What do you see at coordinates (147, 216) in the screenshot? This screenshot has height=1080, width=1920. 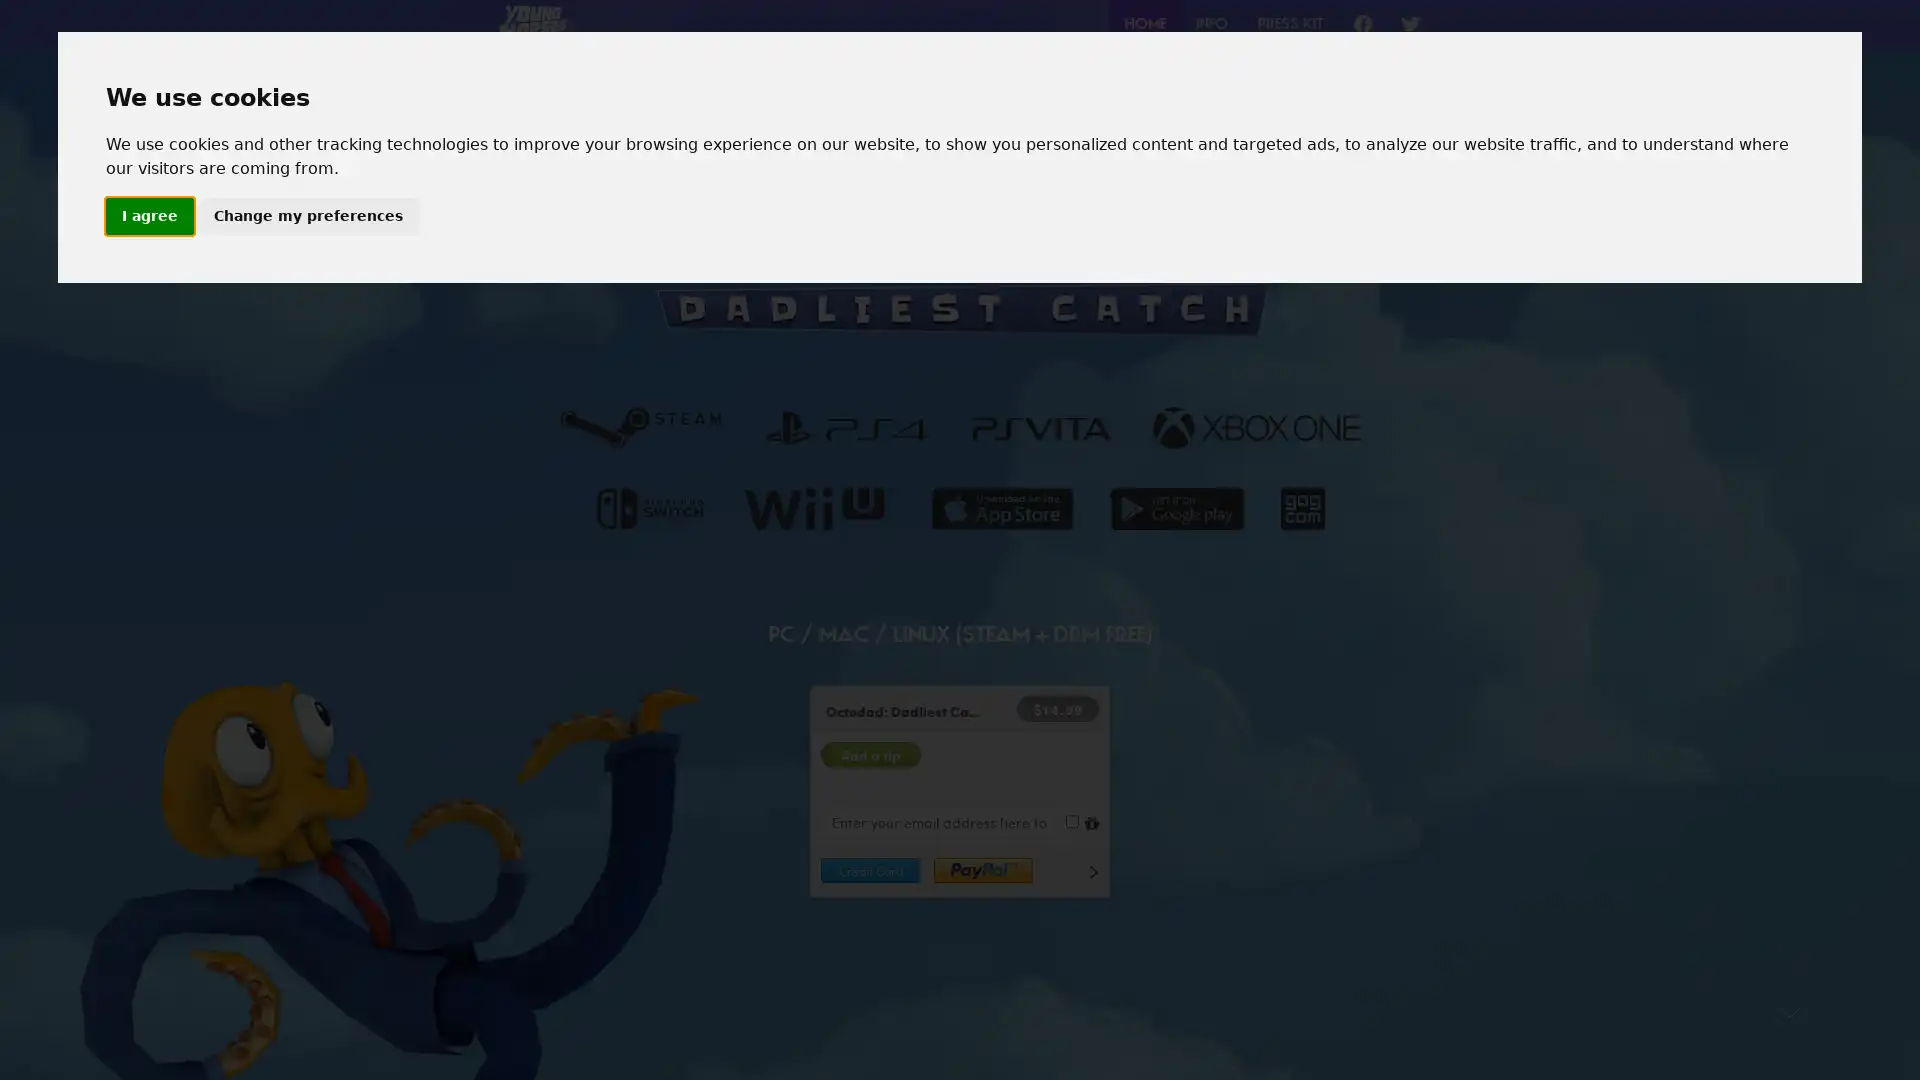 I see `I agree` at bounding box center [147, 216].